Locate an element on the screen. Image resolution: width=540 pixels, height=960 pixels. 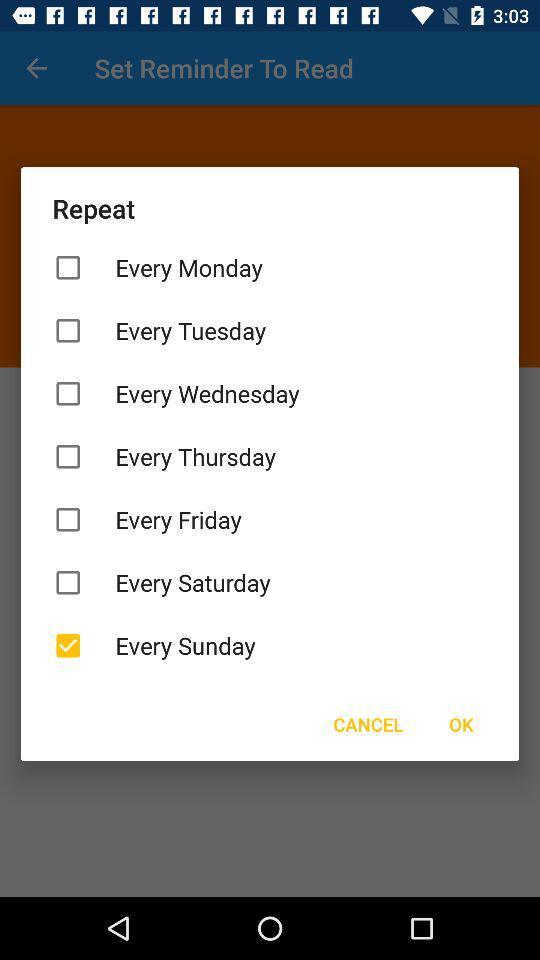
the every wednesday item is located at coordinates (270, 392).